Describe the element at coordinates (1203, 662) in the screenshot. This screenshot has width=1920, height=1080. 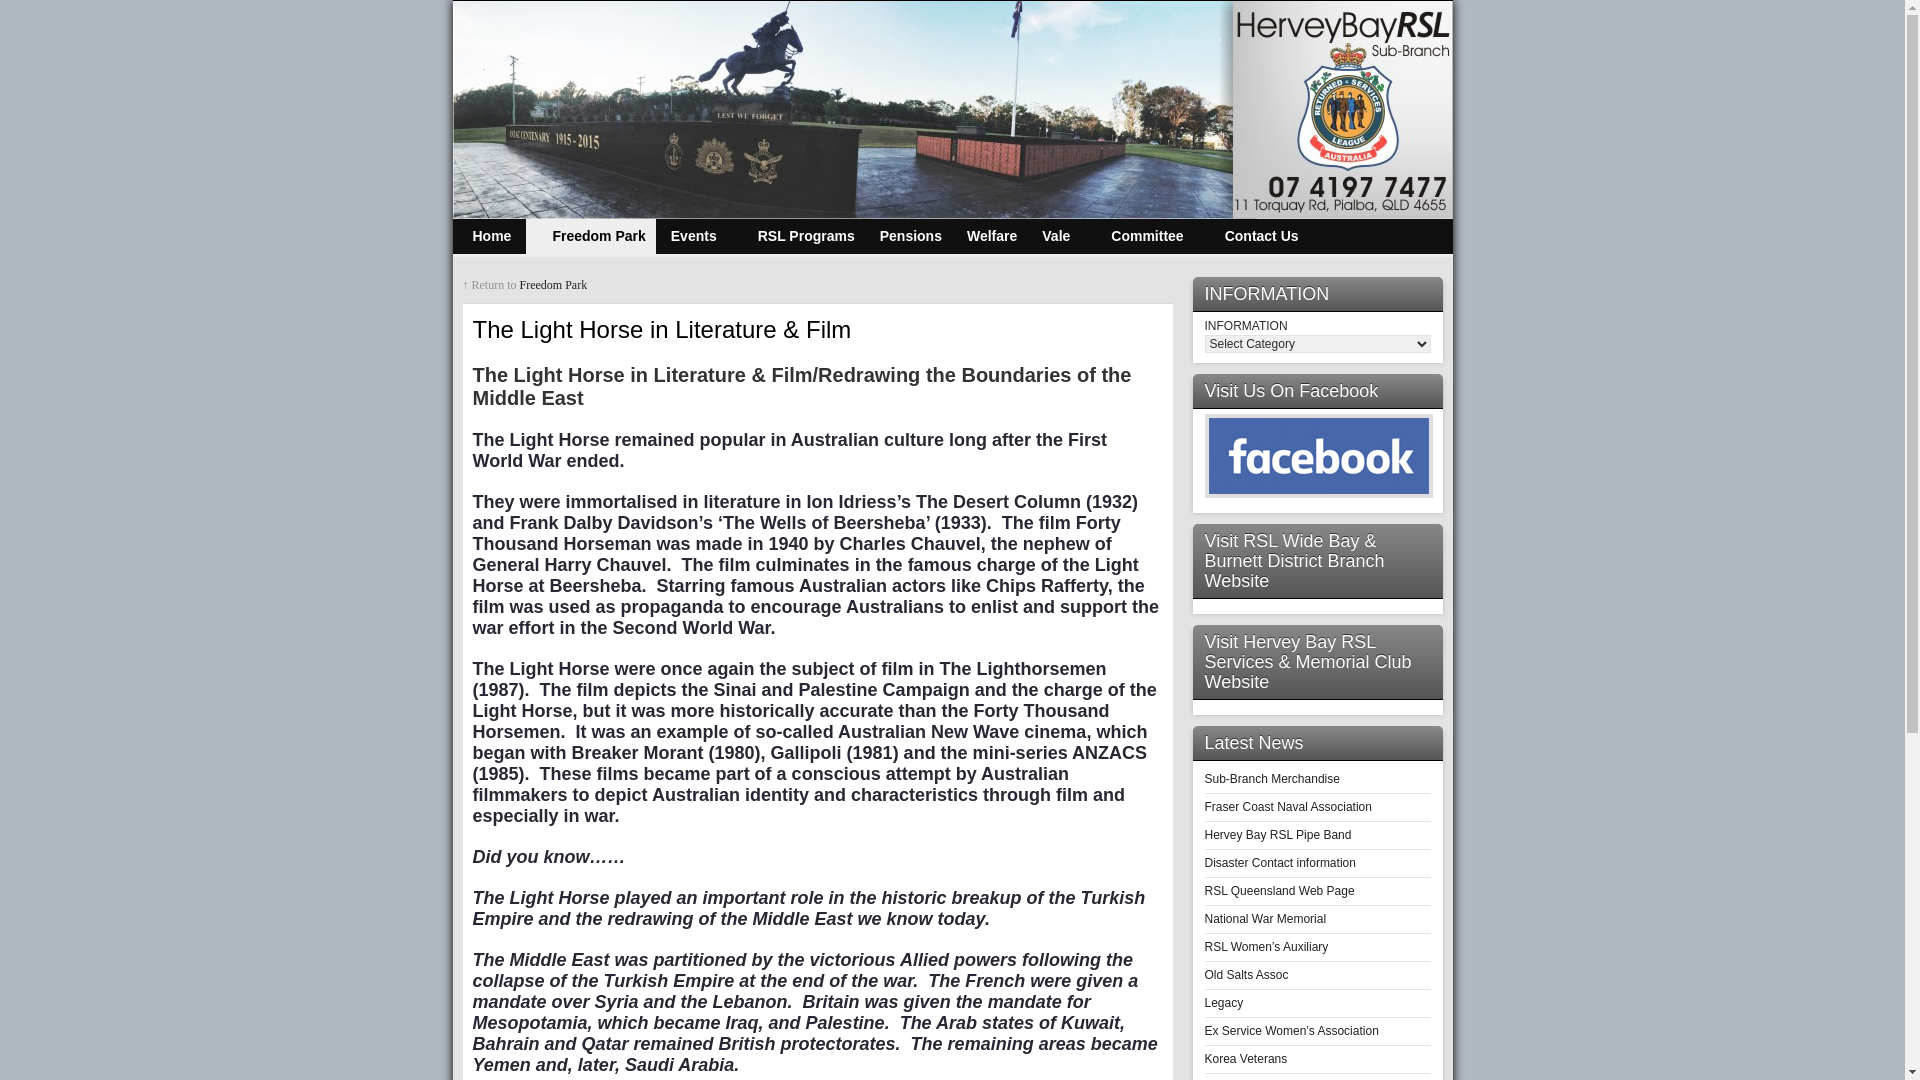
I see `'Visit Hervey Bay RSL Services & Memorial Club Website'` at that location.